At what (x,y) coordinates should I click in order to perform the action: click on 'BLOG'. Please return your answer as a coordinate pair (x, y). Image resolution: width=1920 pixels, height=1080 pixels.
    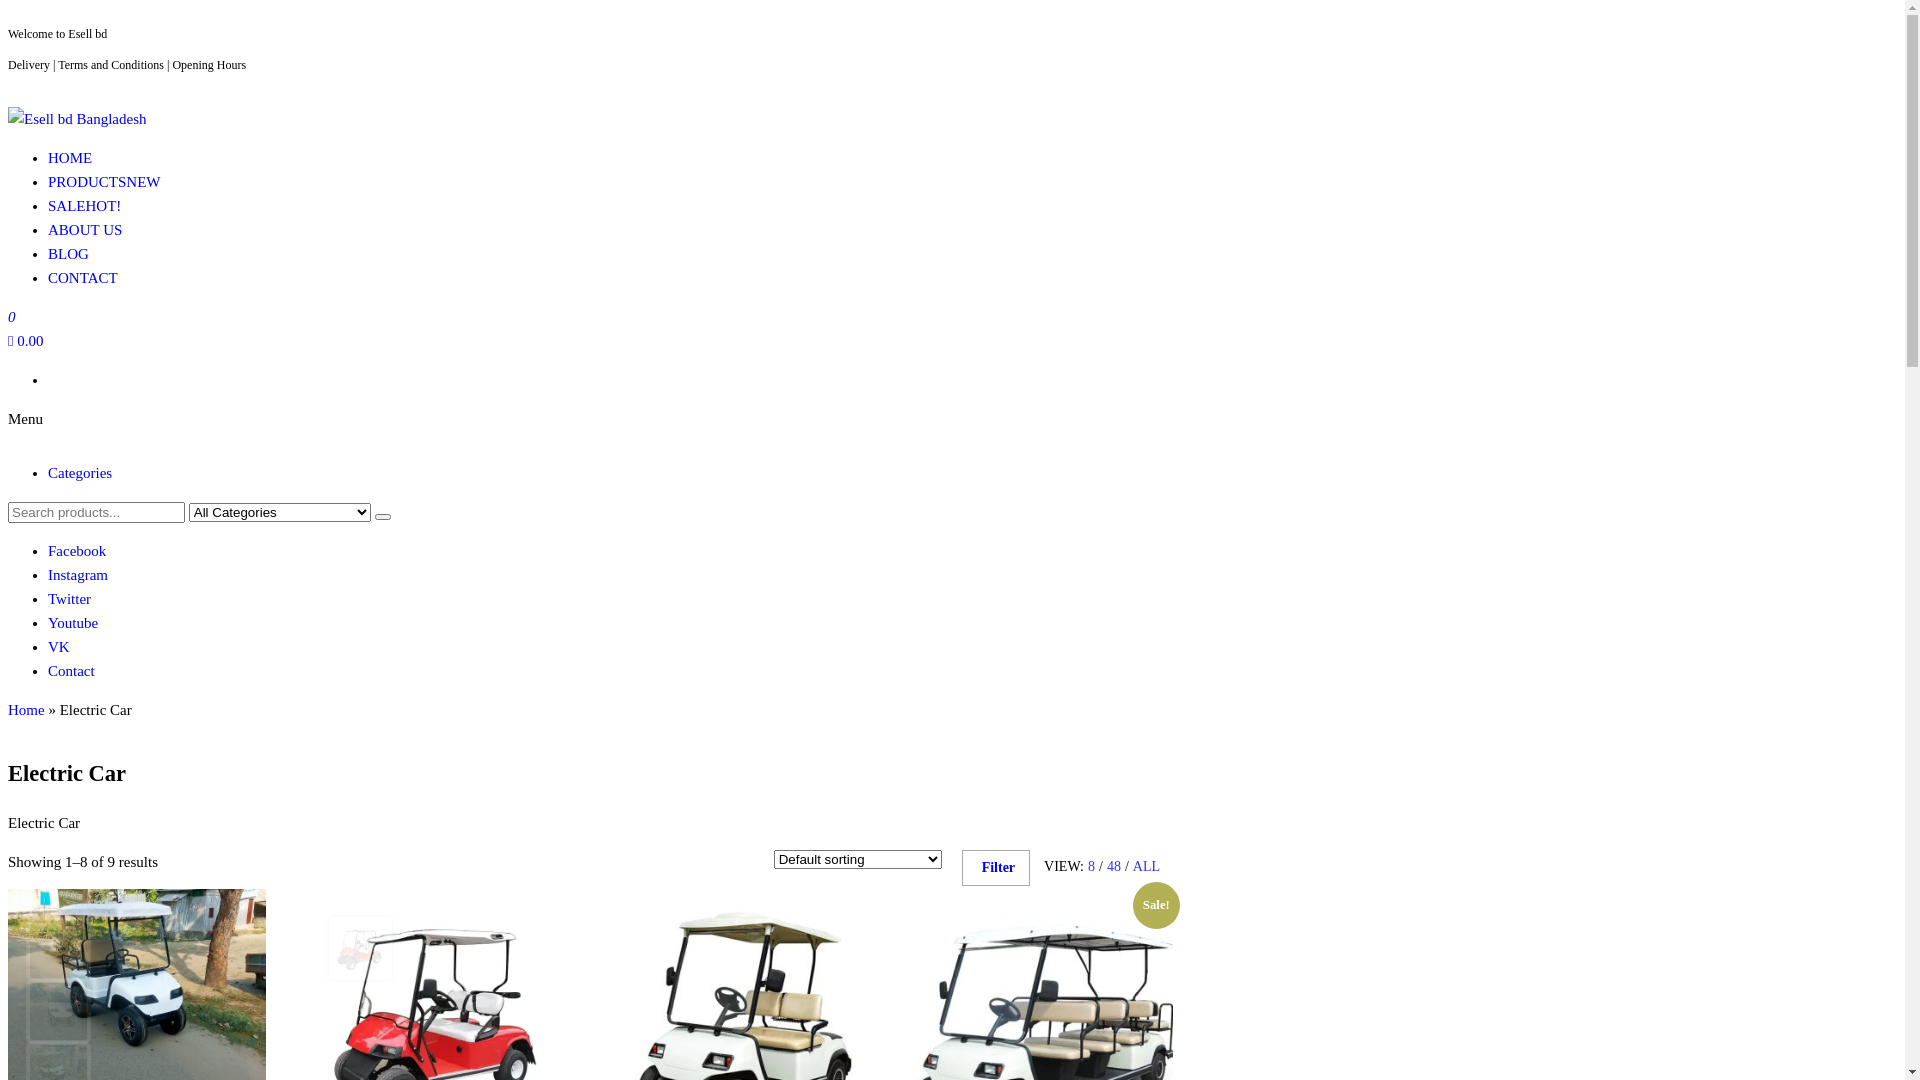
    Looking at the image, I should click on (68, 253).